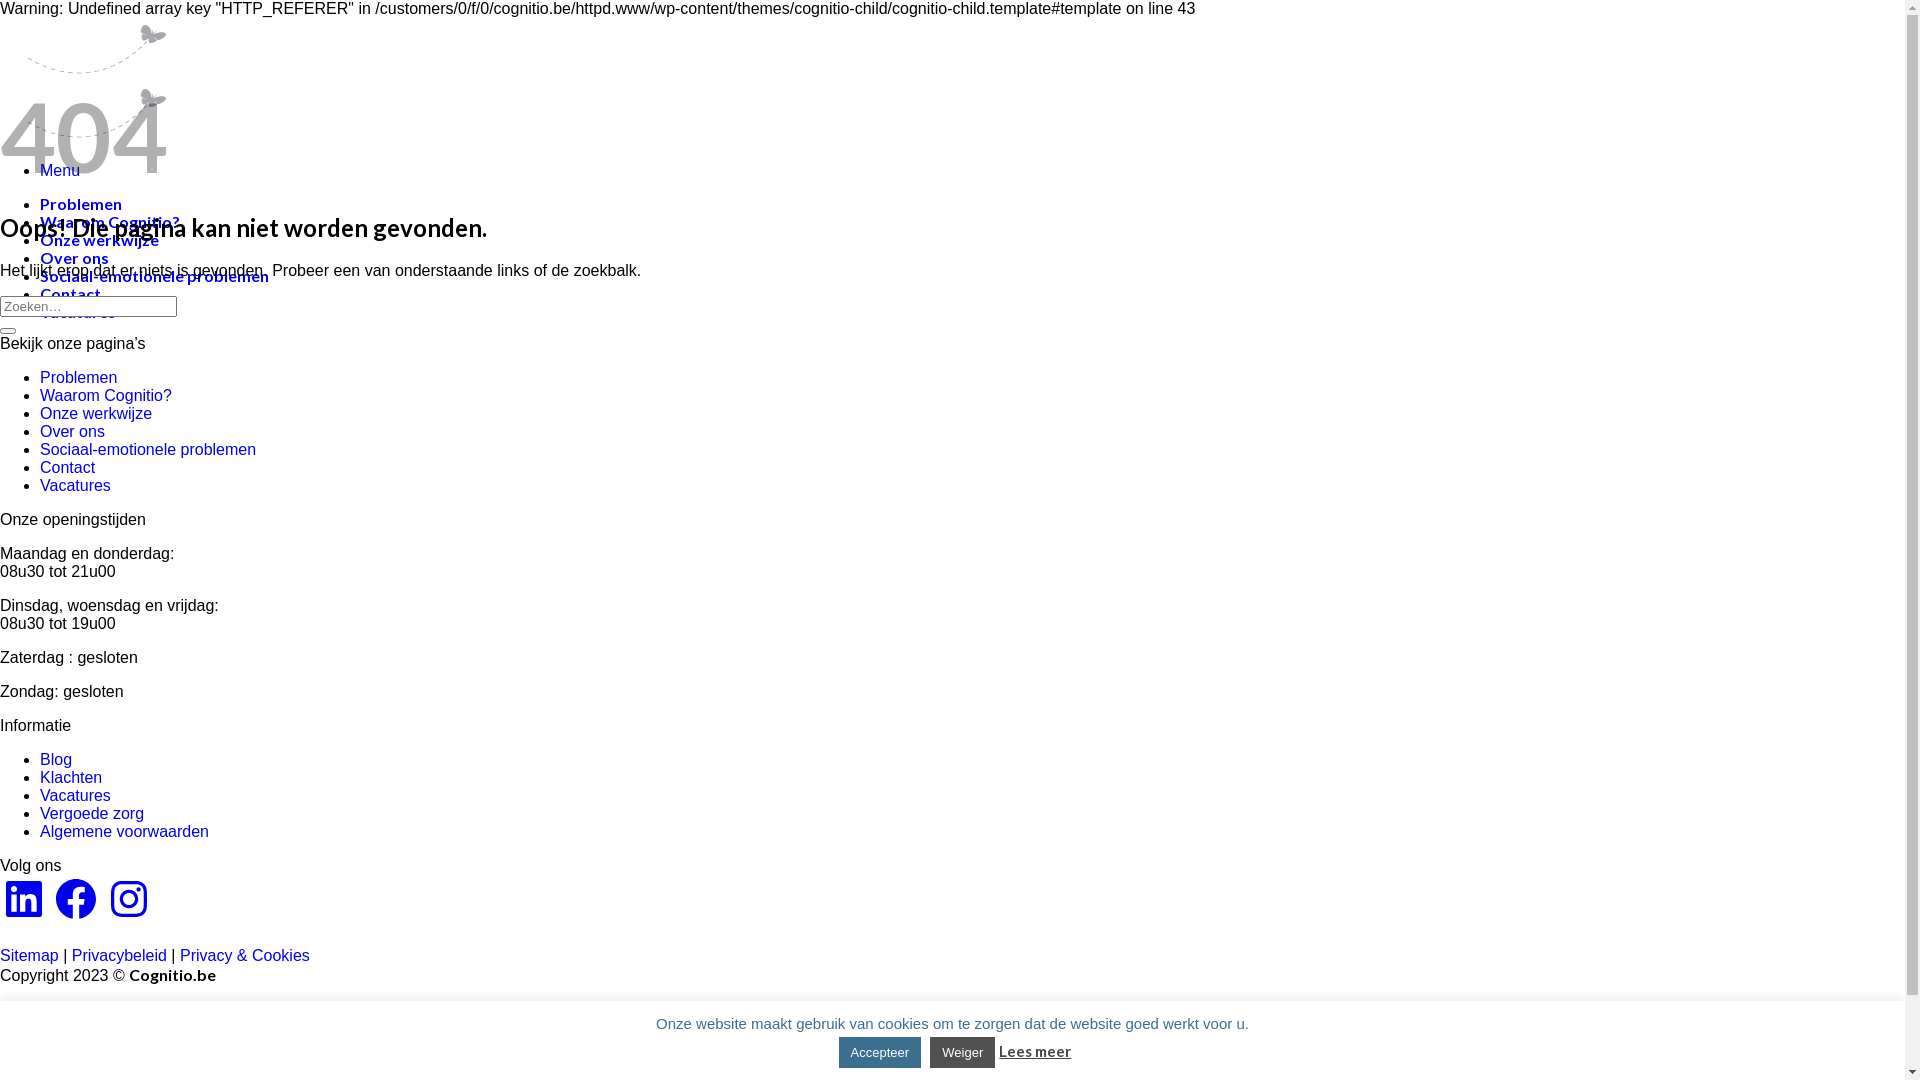  What do you see at coordinates (59, 169) in the screenshot?
I see `'Menu'` at bounding box center [59, 169].